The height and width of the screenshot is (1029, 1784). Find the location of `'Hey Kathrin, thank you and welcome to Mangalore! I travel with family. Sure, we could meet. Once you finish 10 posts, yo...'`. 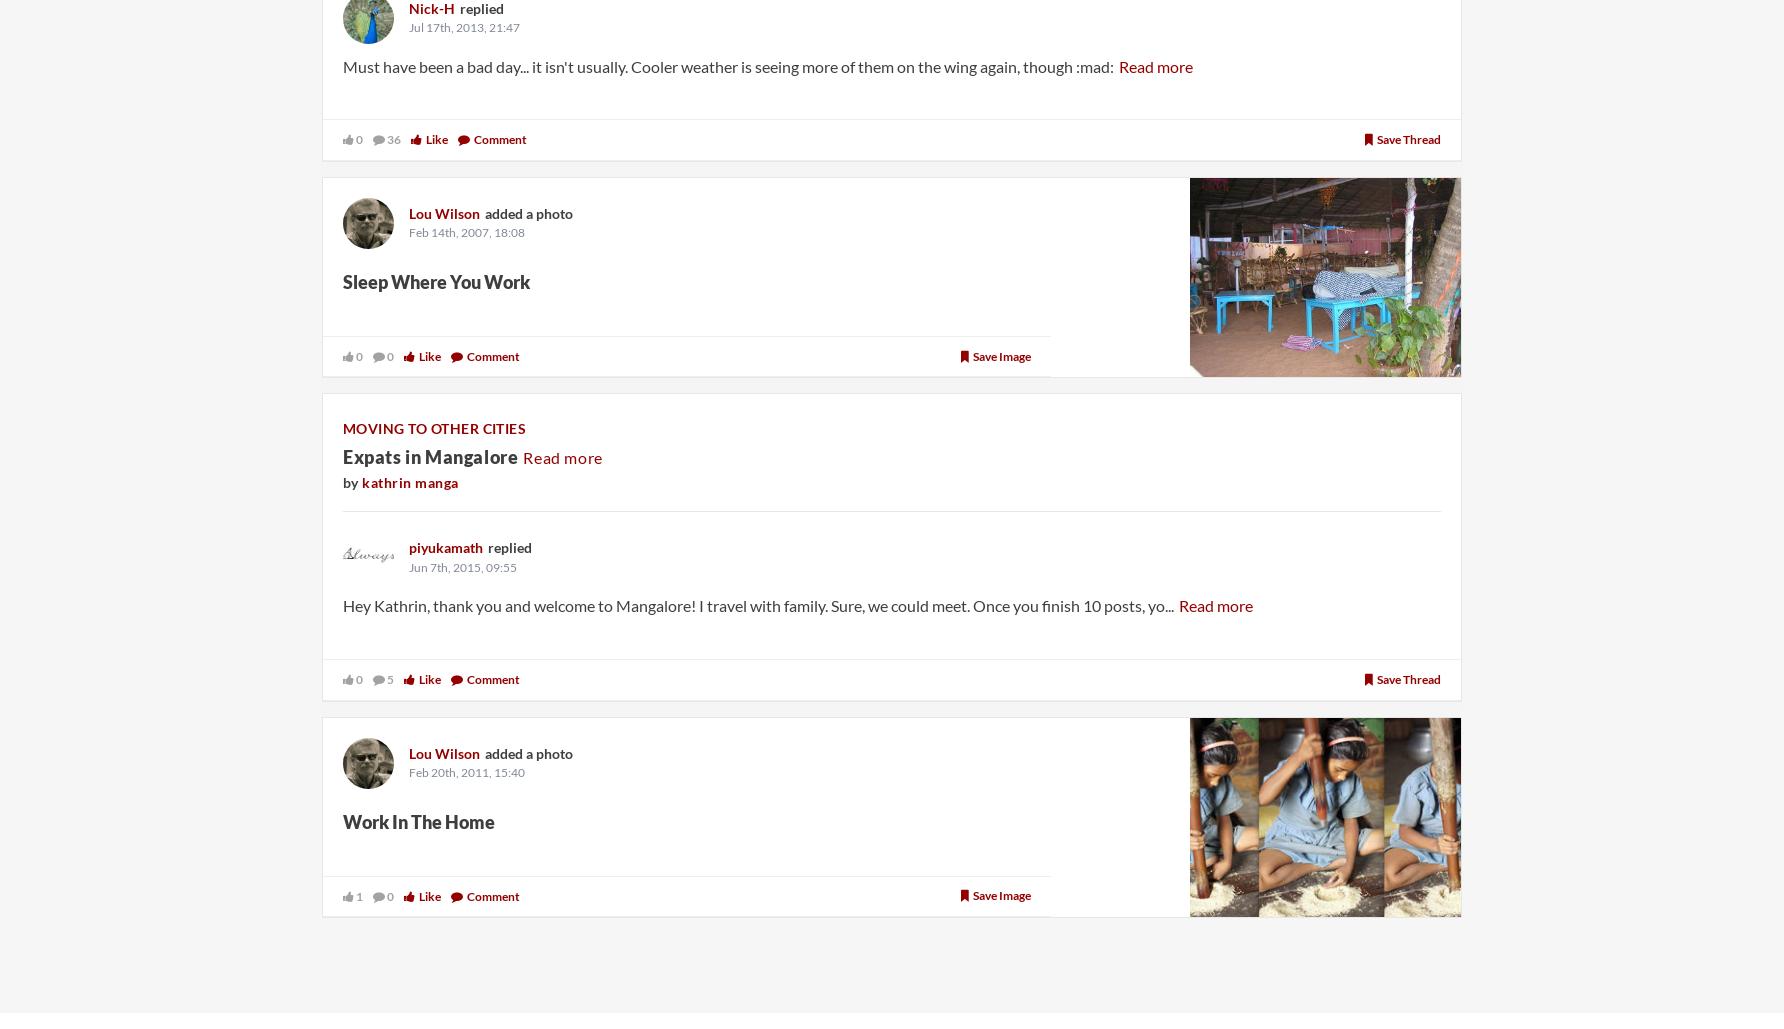

'Hey Kathrin, thank you and welcome to Mangalore! I travel with family. Sure, we could meet. Once you finish 10 posts, yo...' is located at coordinates (758, 605).